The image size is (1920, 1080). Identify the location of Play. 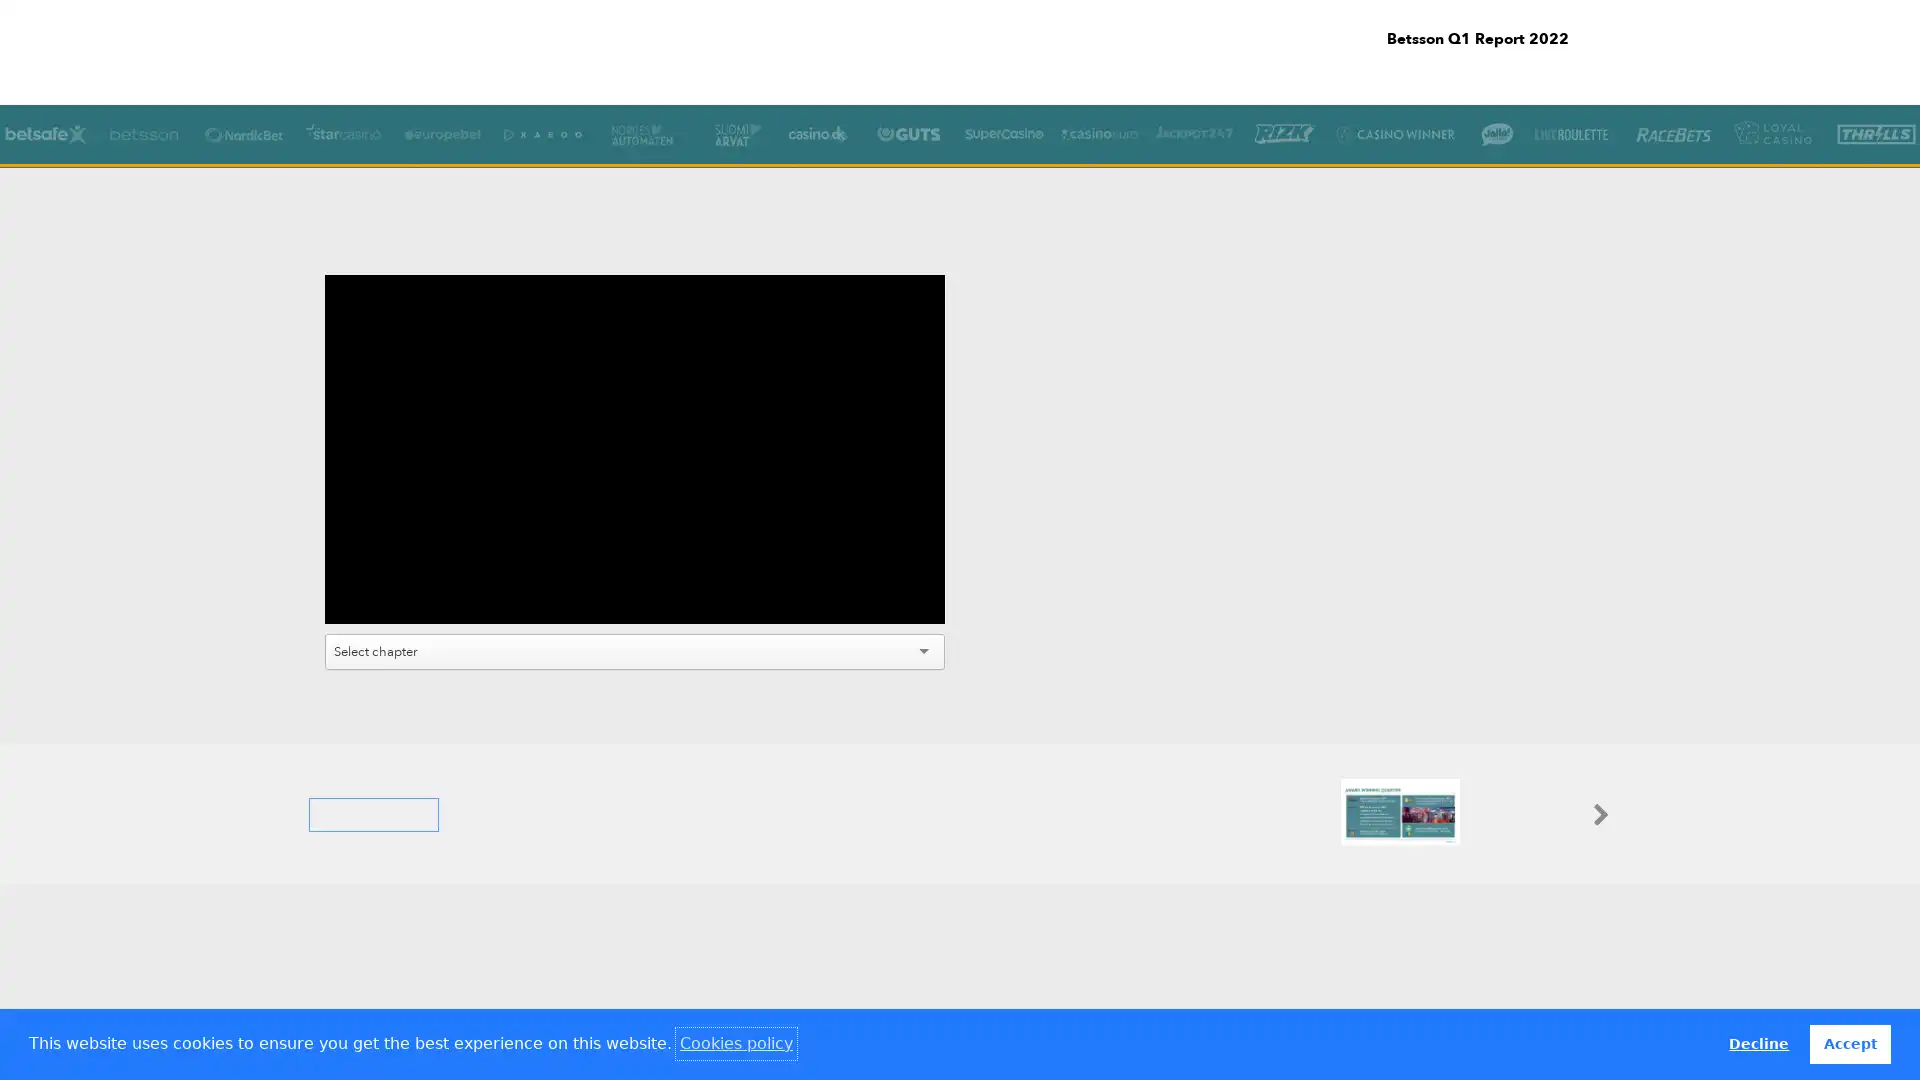
(637, 452).